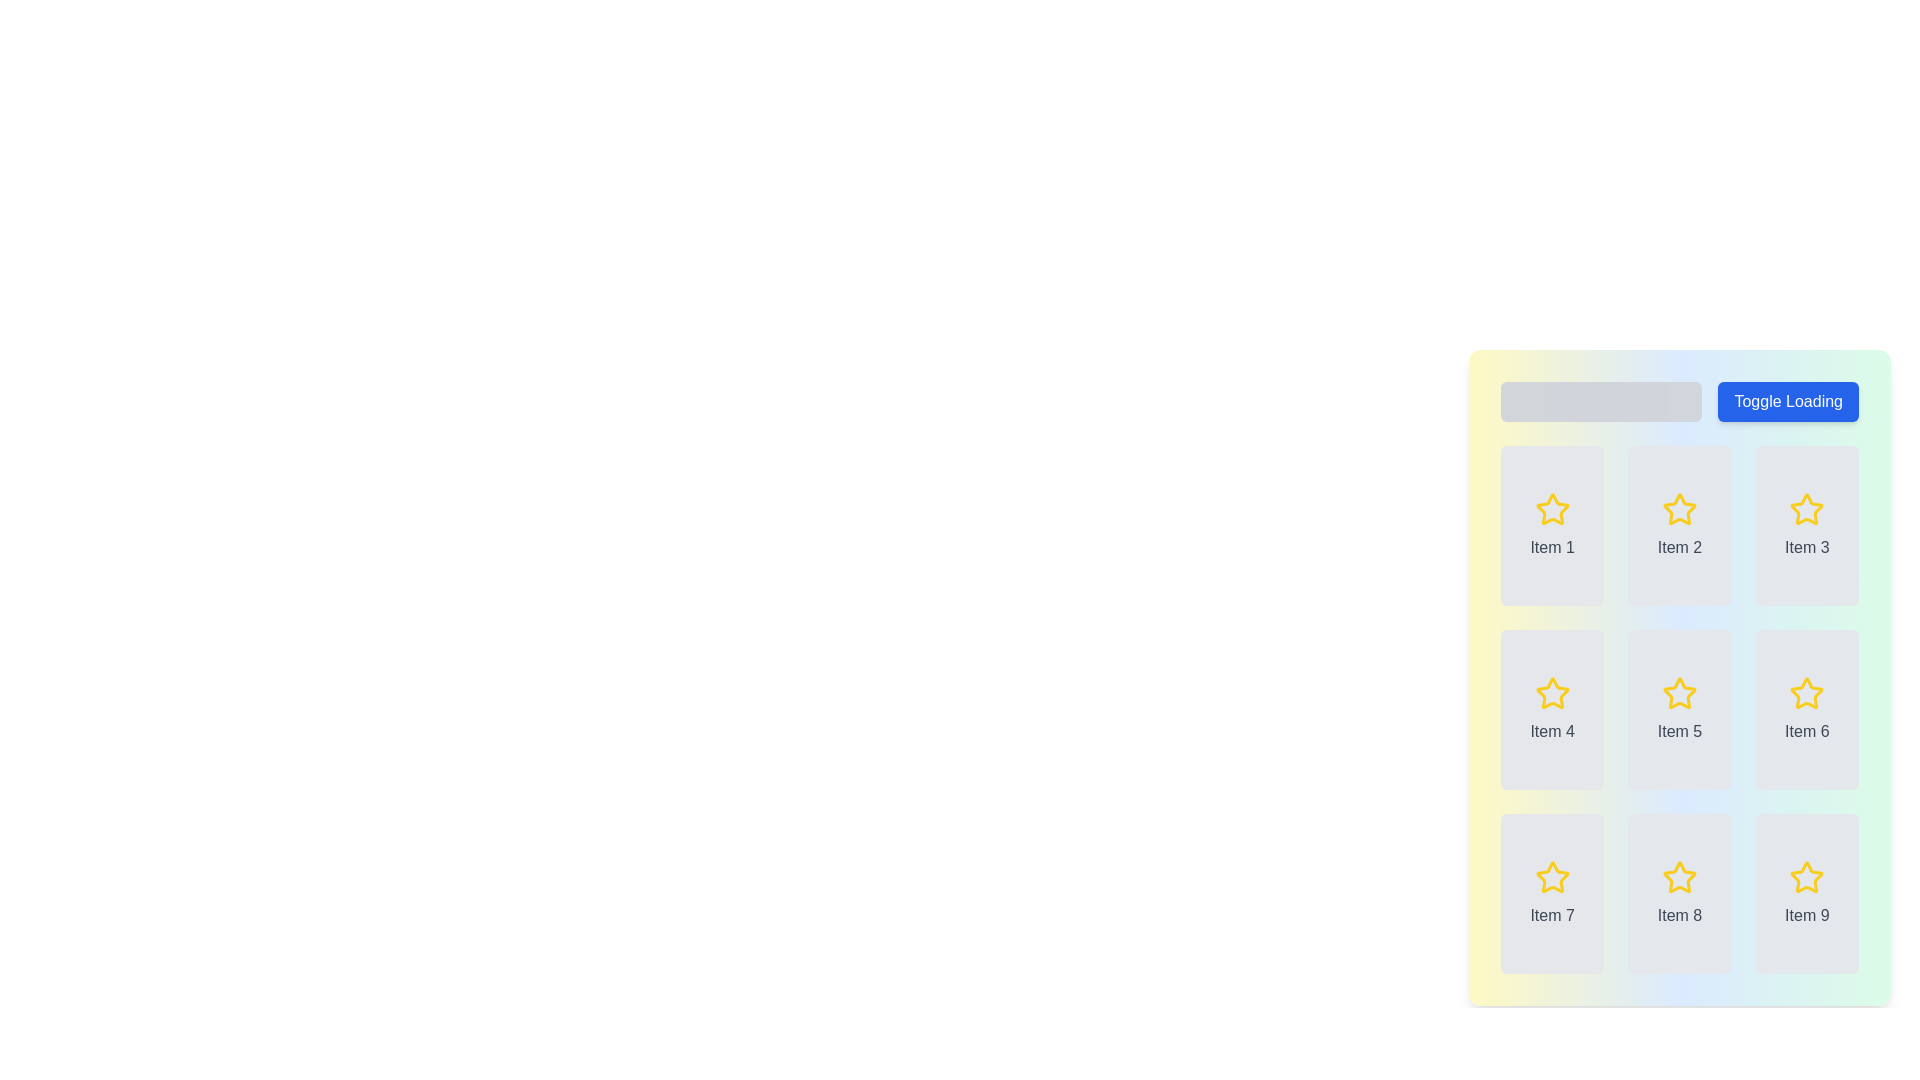 The width and height of the screenshot is (1920, 1080). I want to click on the card-like UI component in the middle cell of the second row of the grid layout, which contains a yellow star icon and a text label such as 'Item 5', so click(1680, 708).